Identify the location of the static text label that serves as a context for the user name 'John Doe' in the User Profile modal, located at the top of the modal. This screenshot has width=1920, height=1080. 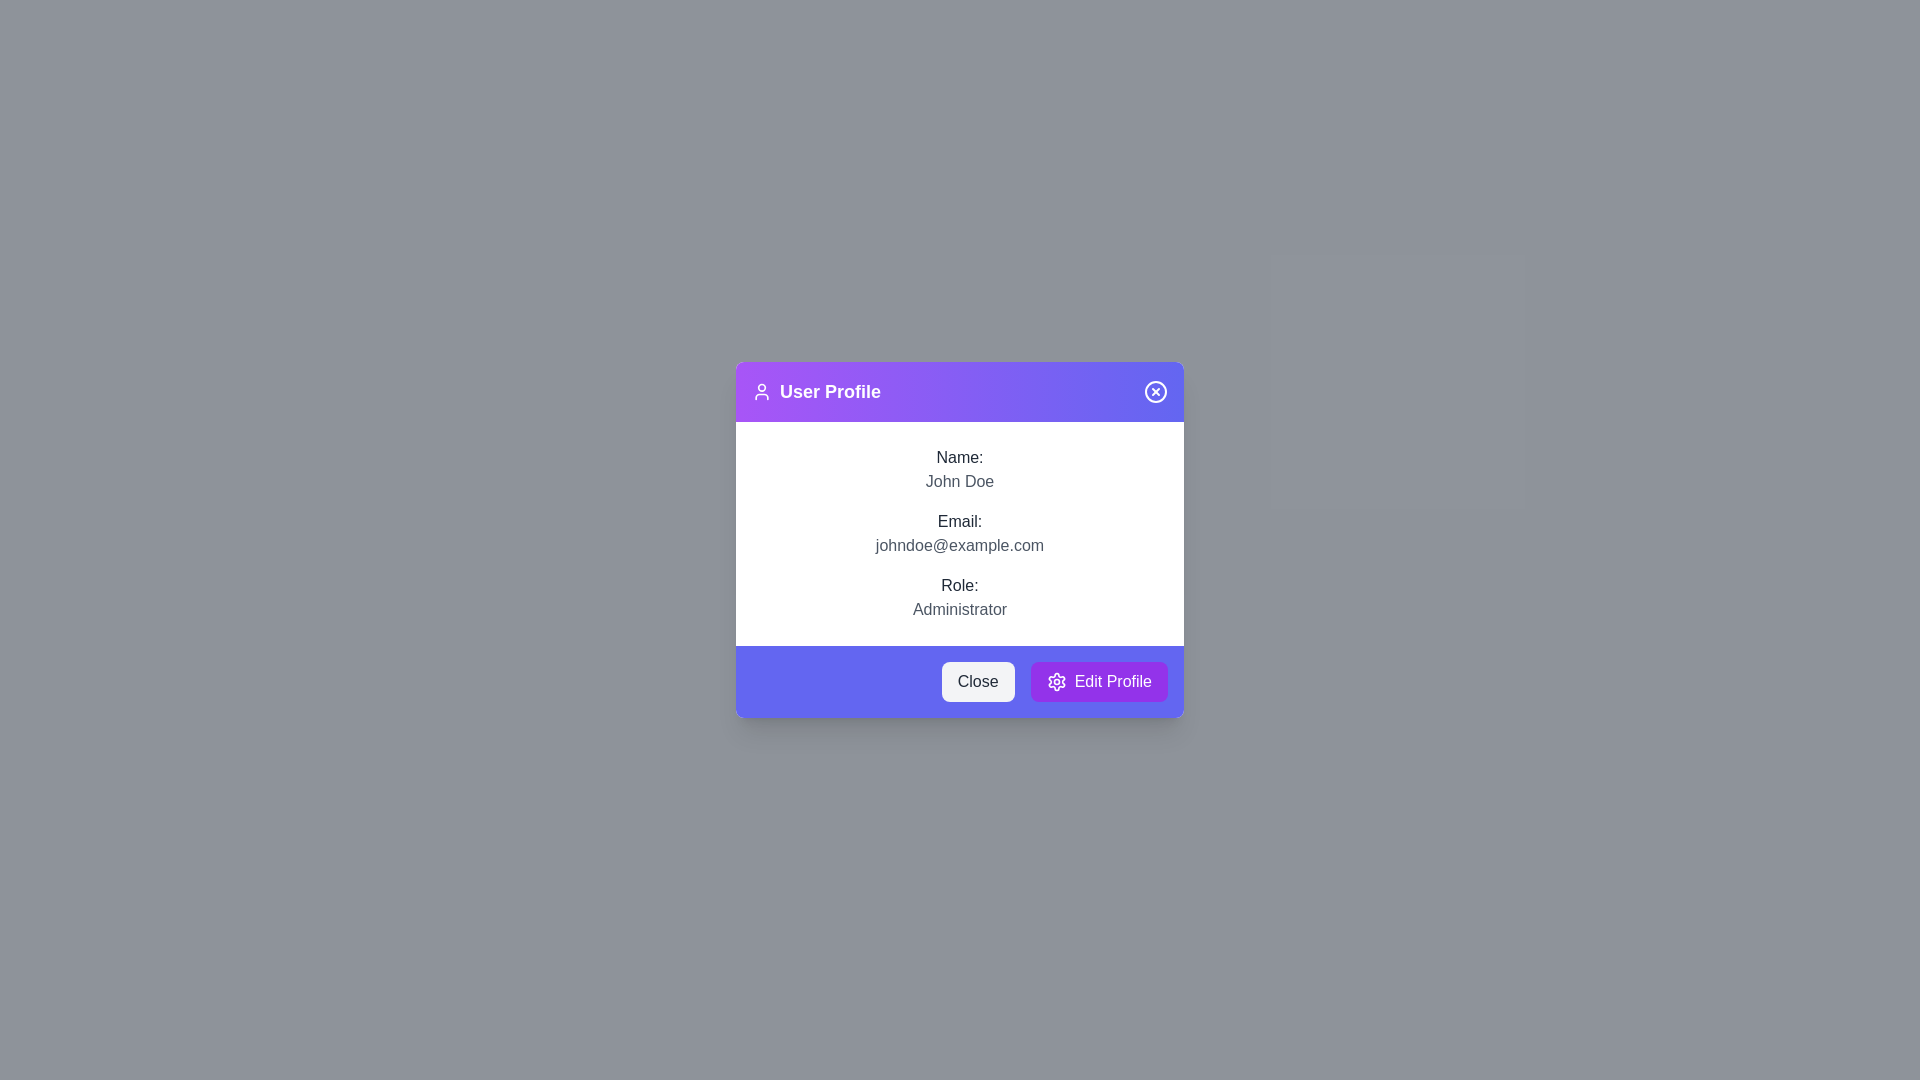
(960, 458).